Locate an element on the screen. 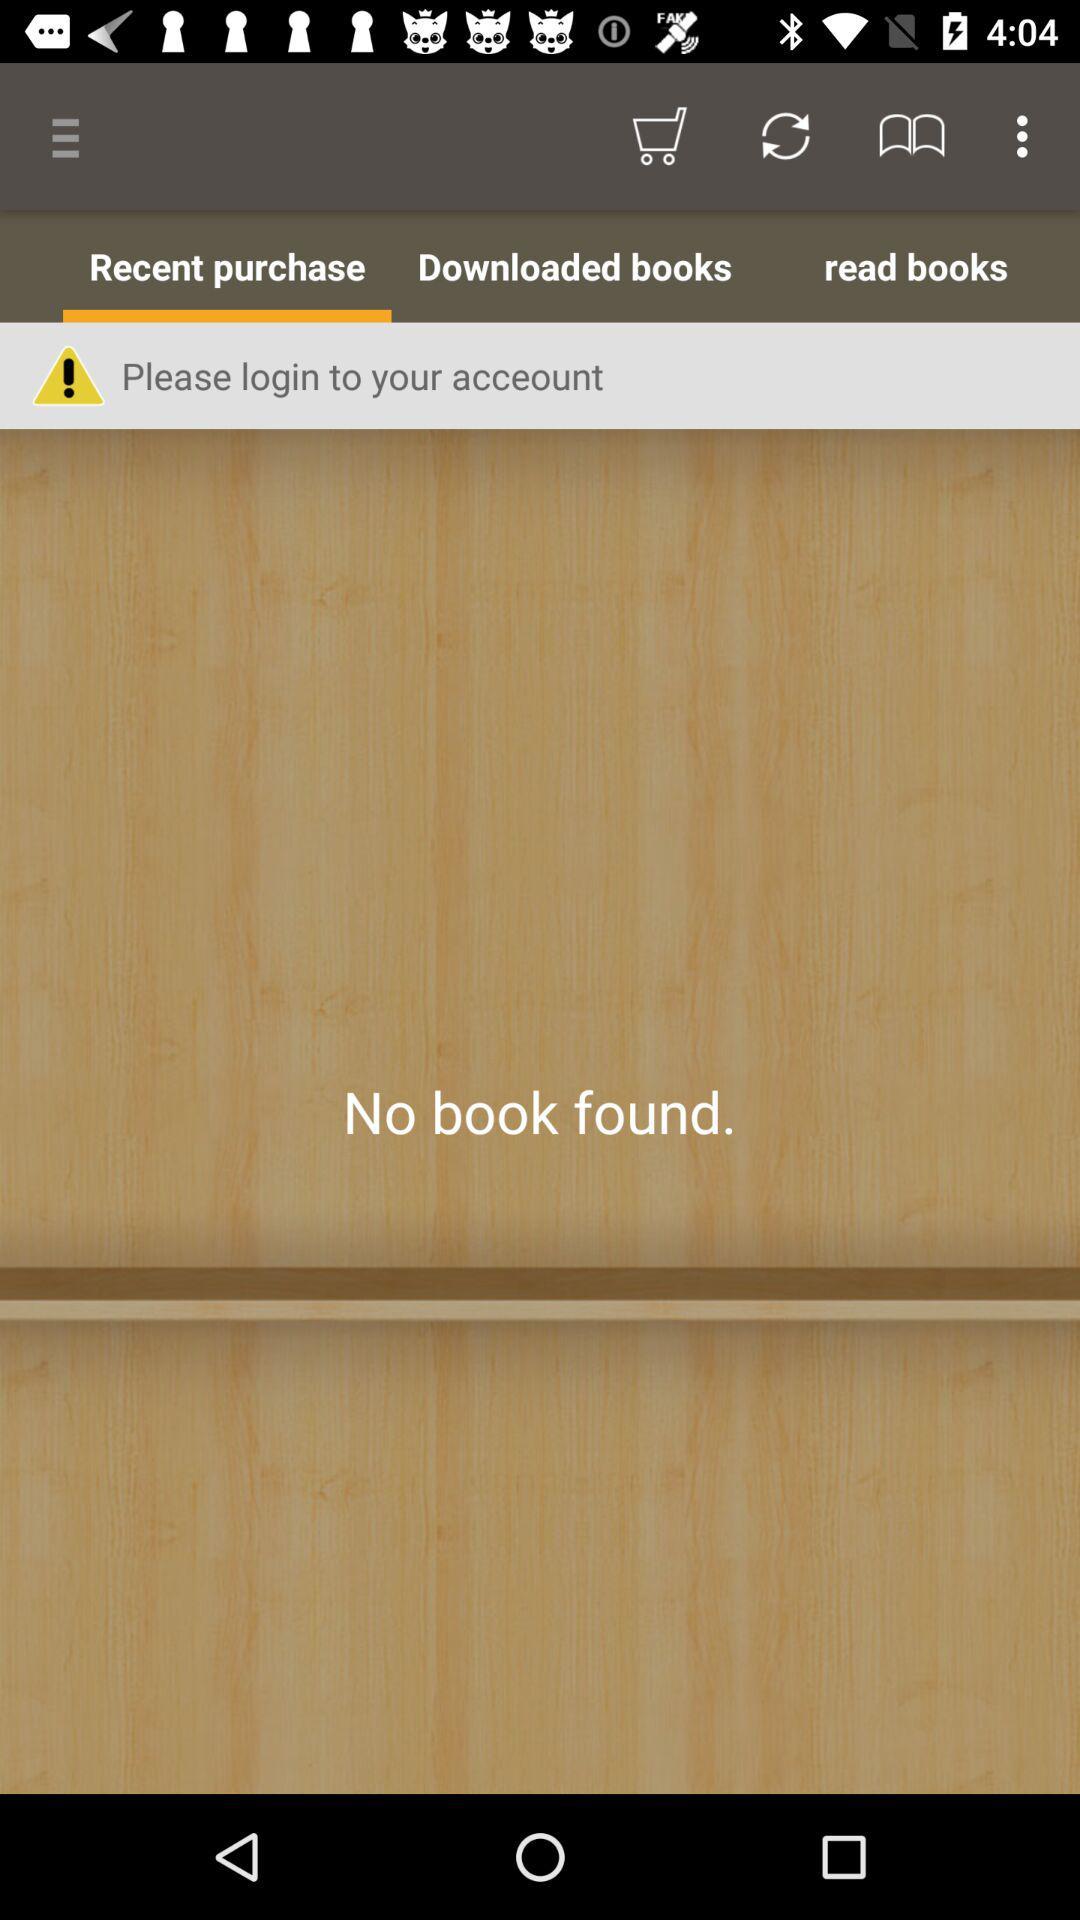 This screenshot has height=1920, width=1080. book is located at coordinates (540, 1110).